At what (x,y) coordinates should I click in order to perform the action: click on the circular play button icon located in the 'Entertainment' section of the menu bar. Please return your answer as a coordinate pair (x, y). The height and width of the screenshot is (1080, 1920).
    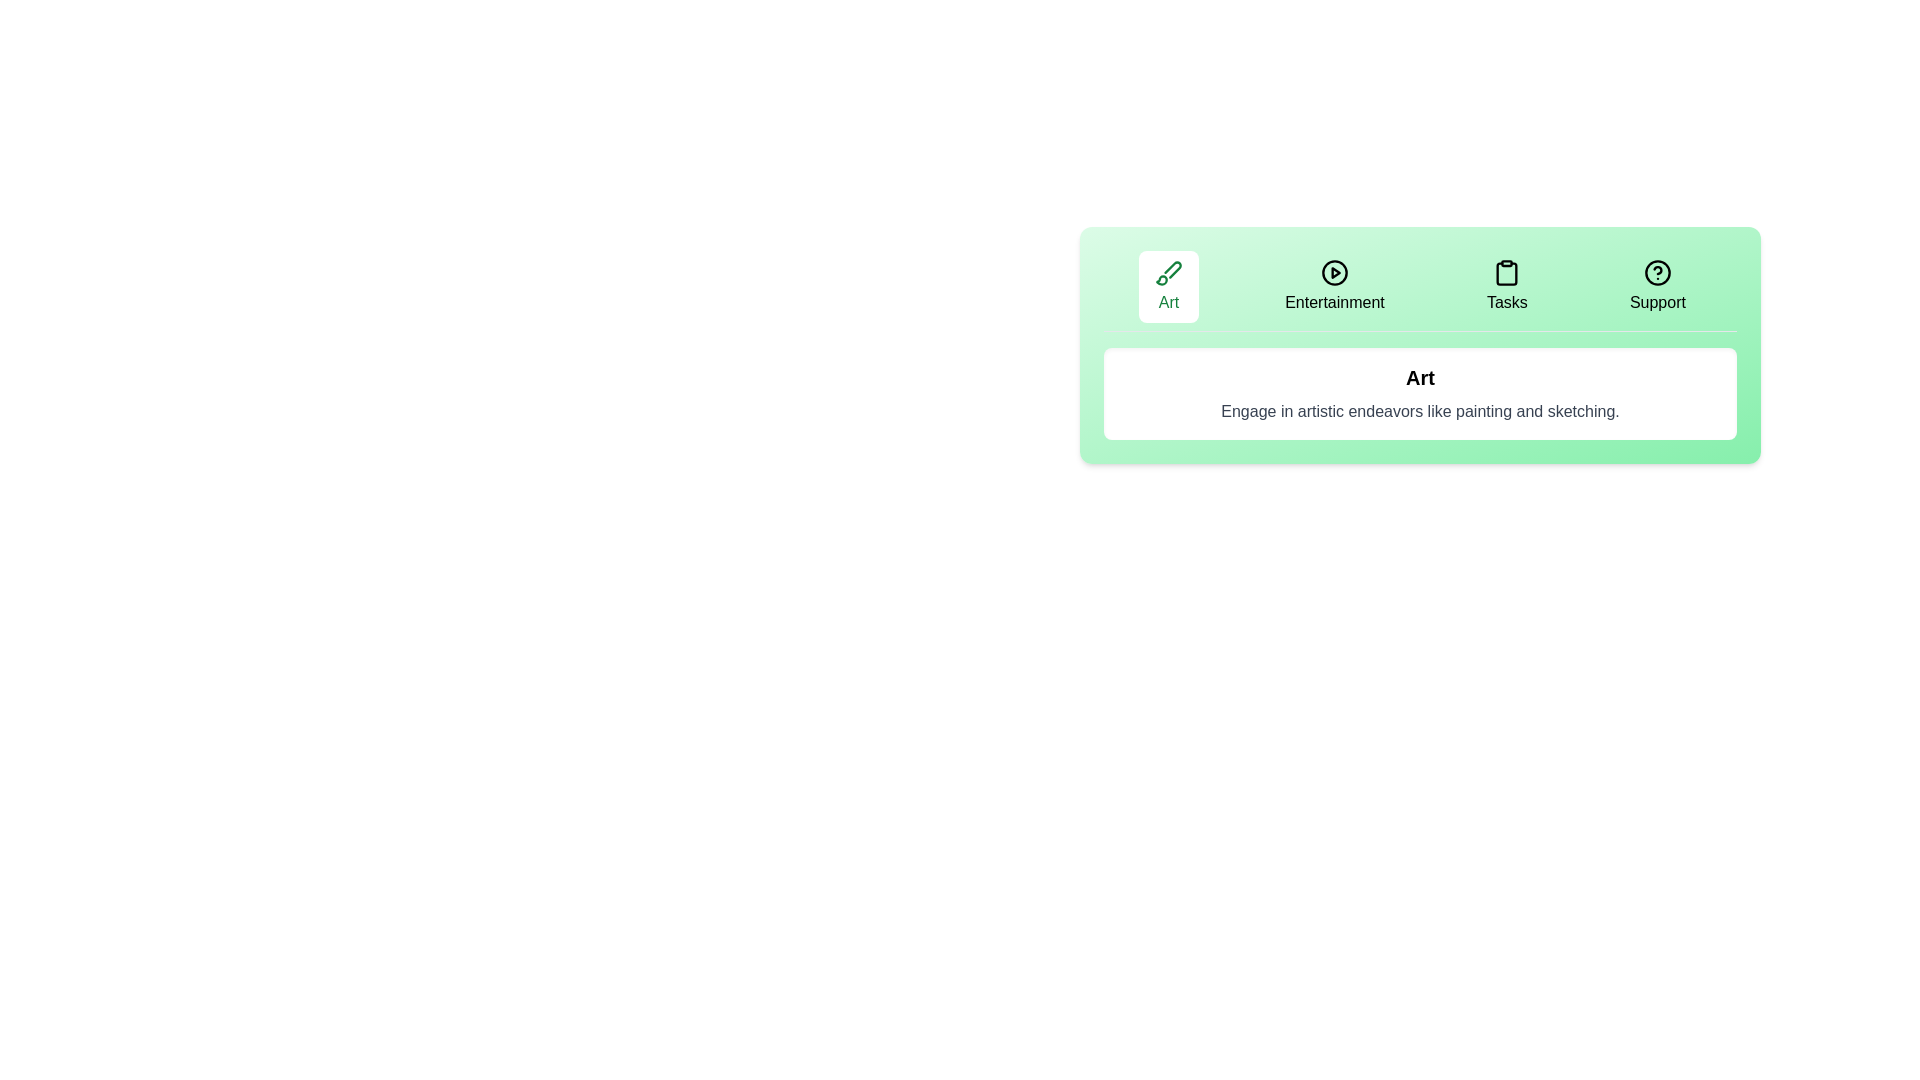
    Looking at the image, I should click on (1334, 273).